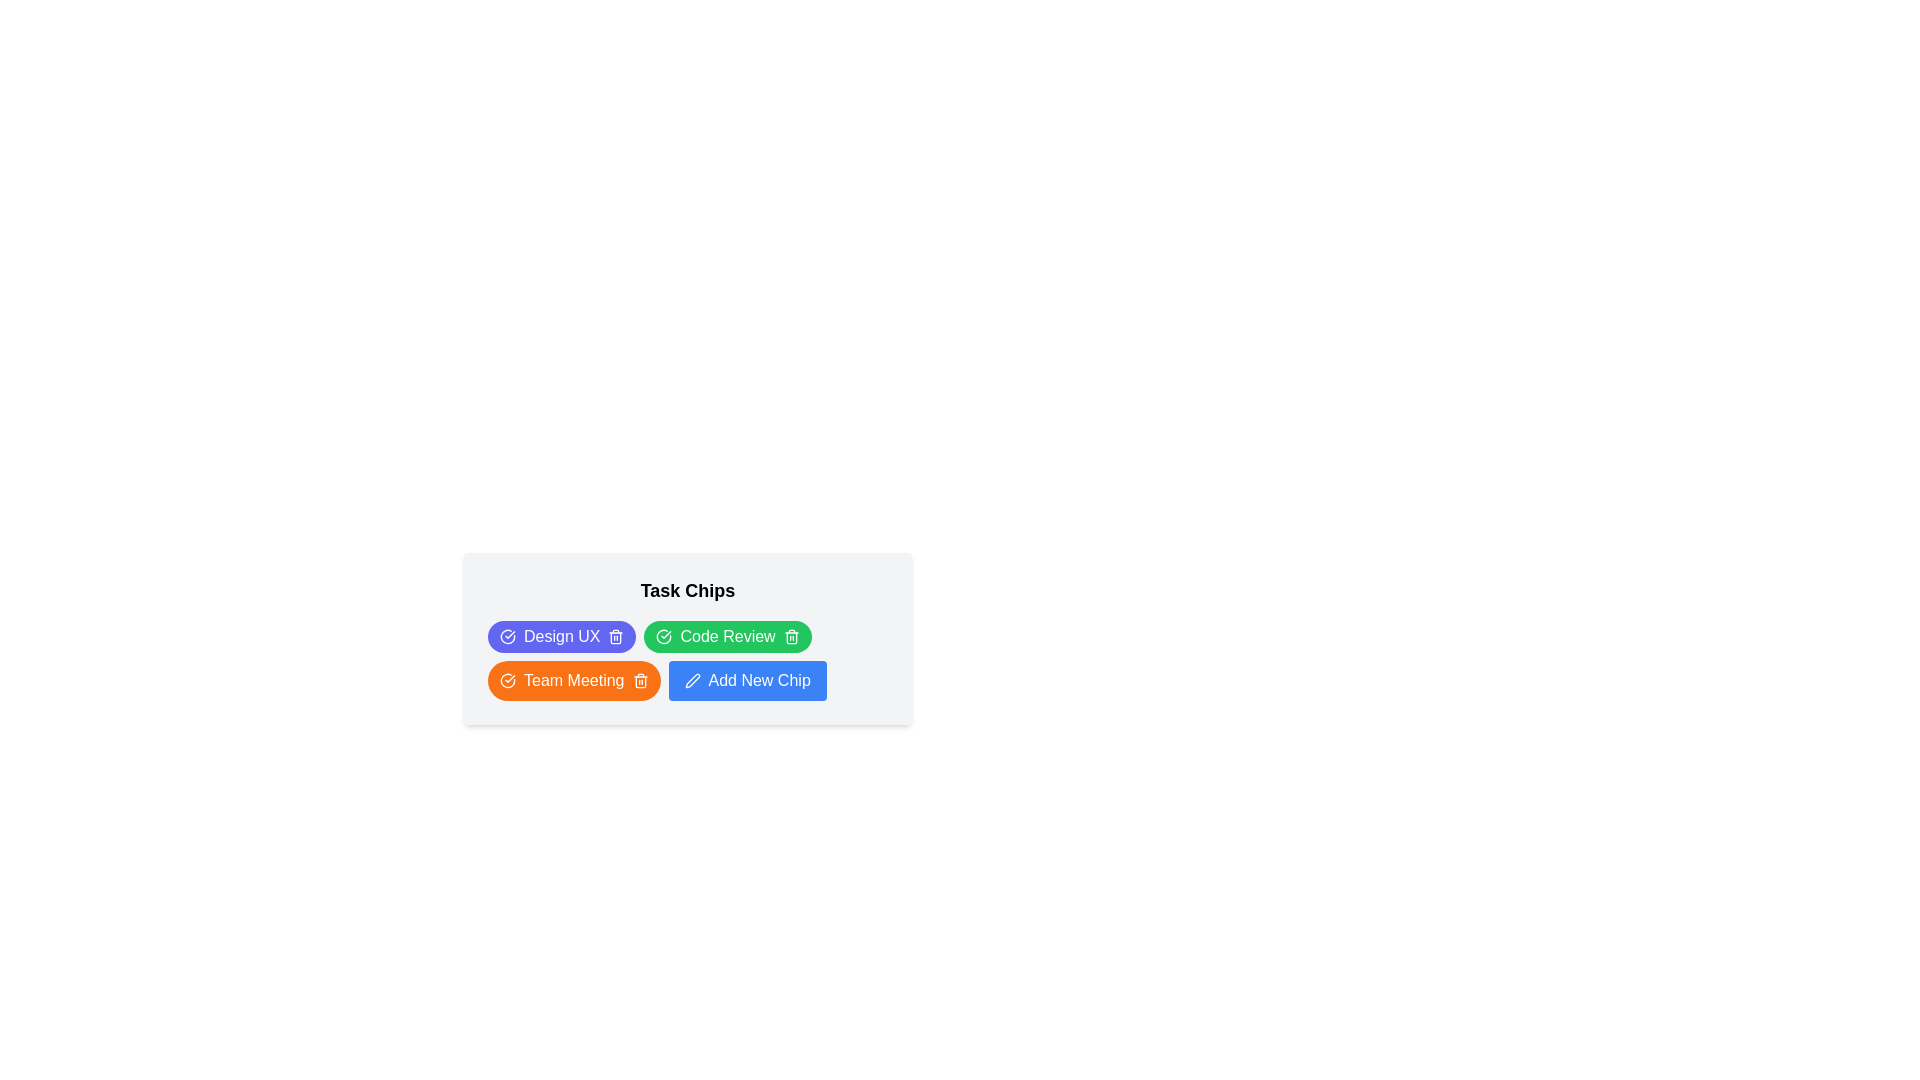  Describe the element at coordinates (573, 680) in the screenshot. I see `the 'Team Meeting' task chip` at that location.